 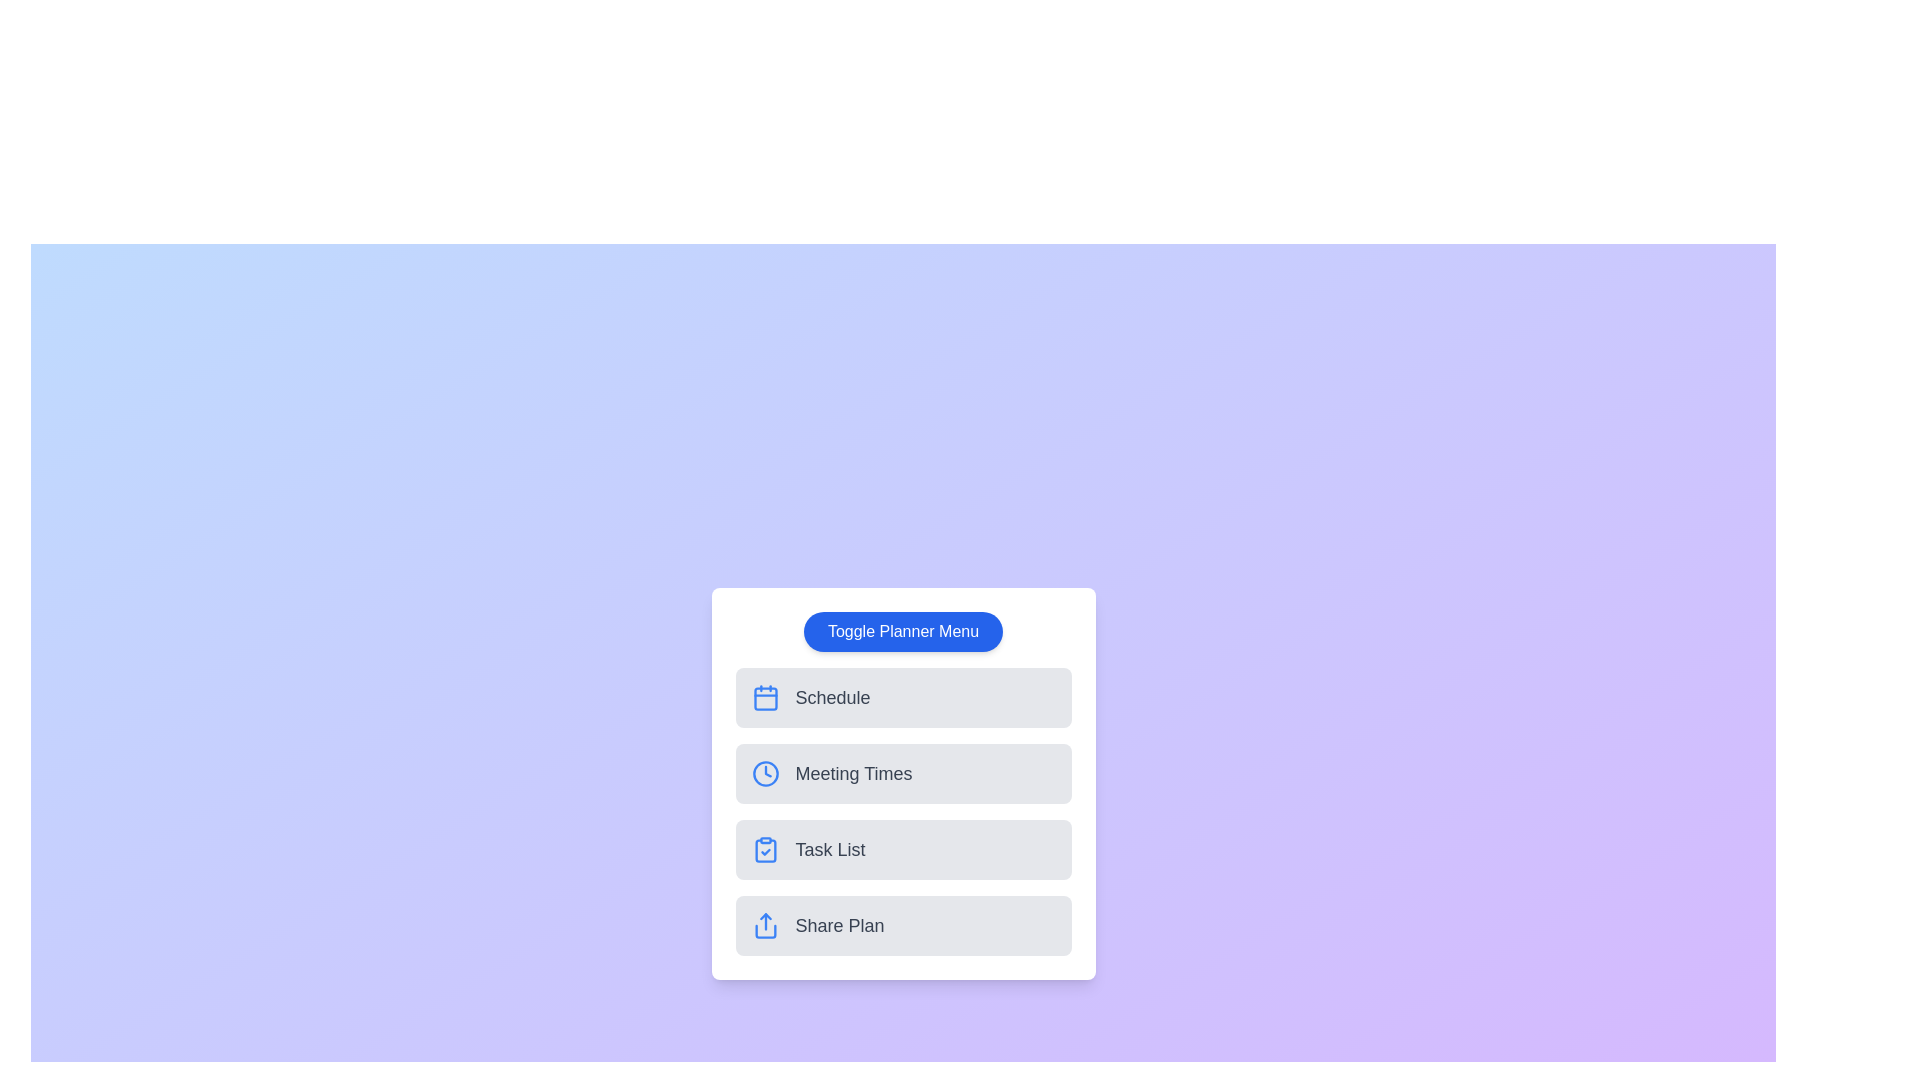 What do you see at coordinates (764, 773) in the screenshot?
I see `the icon corresponding to Meeting Times in the planner menu` at bounding box center [764, 773].